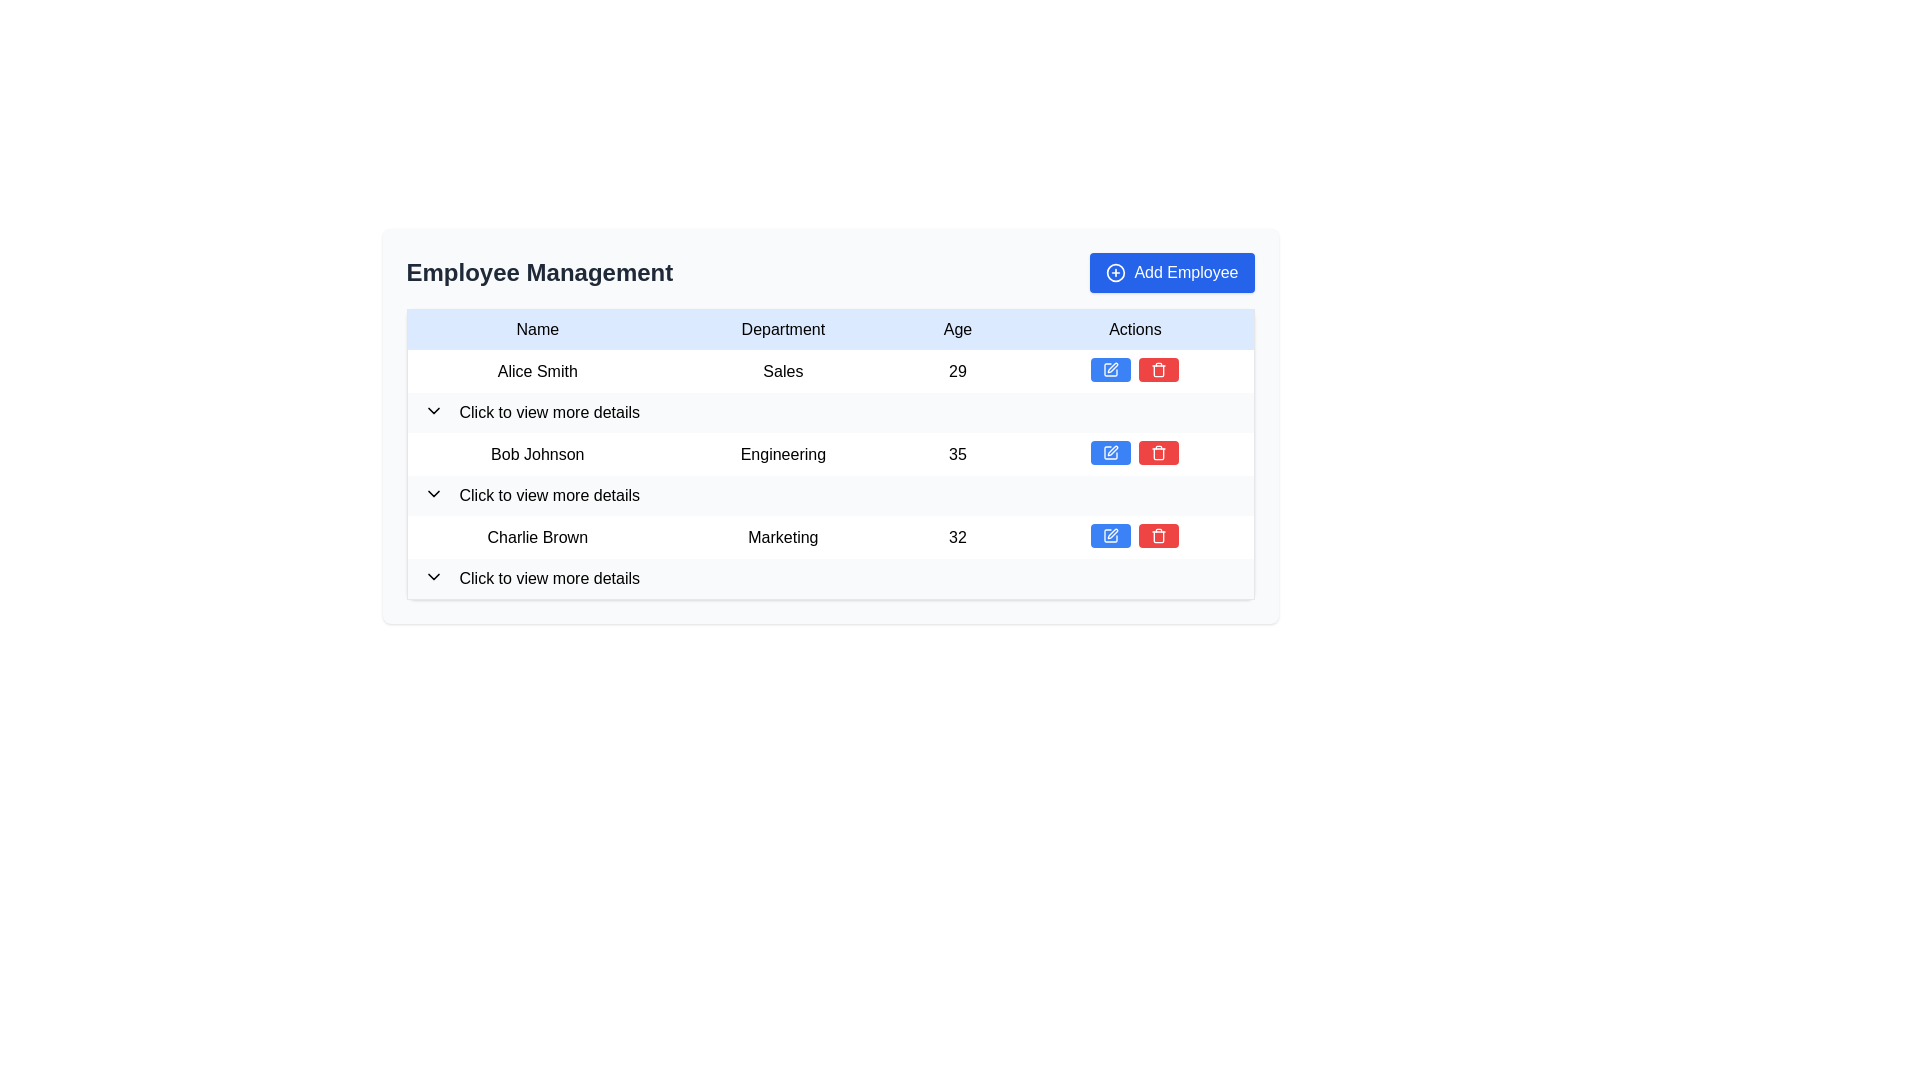 This screenshot has height=1080, width=1920. I want to click on the chevron icon on the leftmost side of the row labeled 'Click, so click(432, 577).